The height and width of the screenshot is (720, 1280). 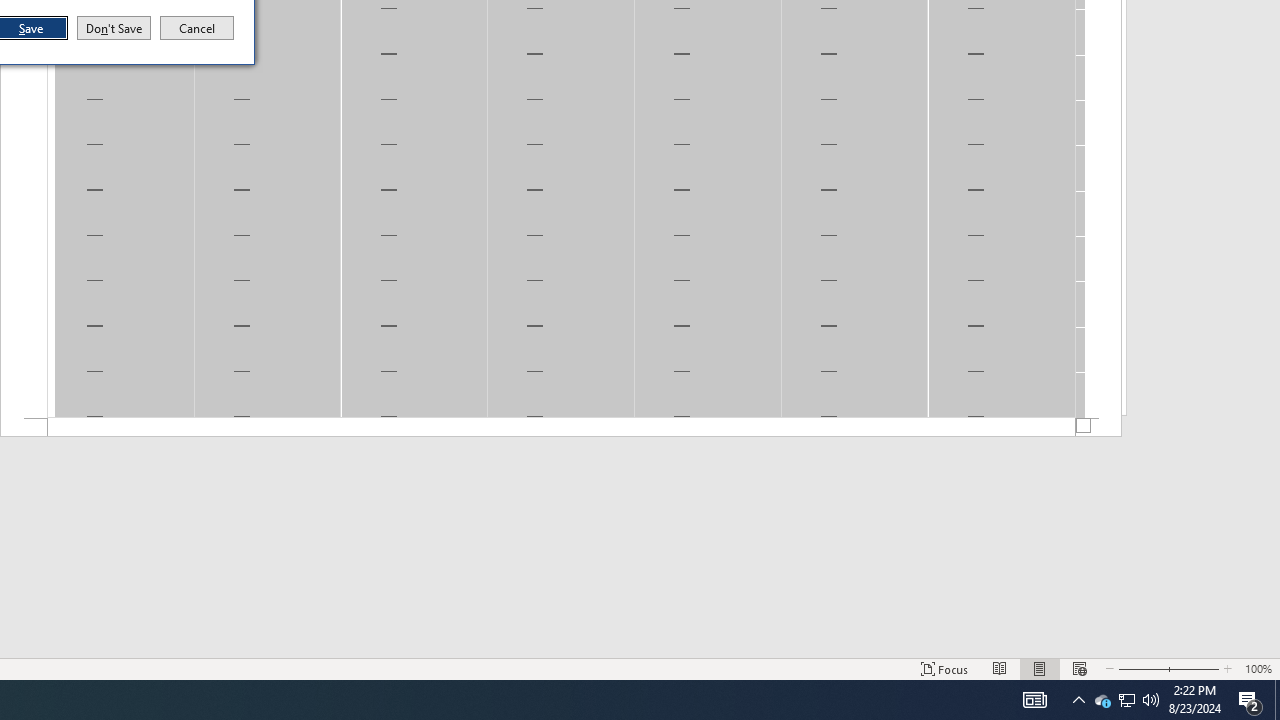 What do you see at coordinates (1250, 698) in the screenshot?
I see `'Action Center, 2 new notifications'` at bounding box center [1250, 698].